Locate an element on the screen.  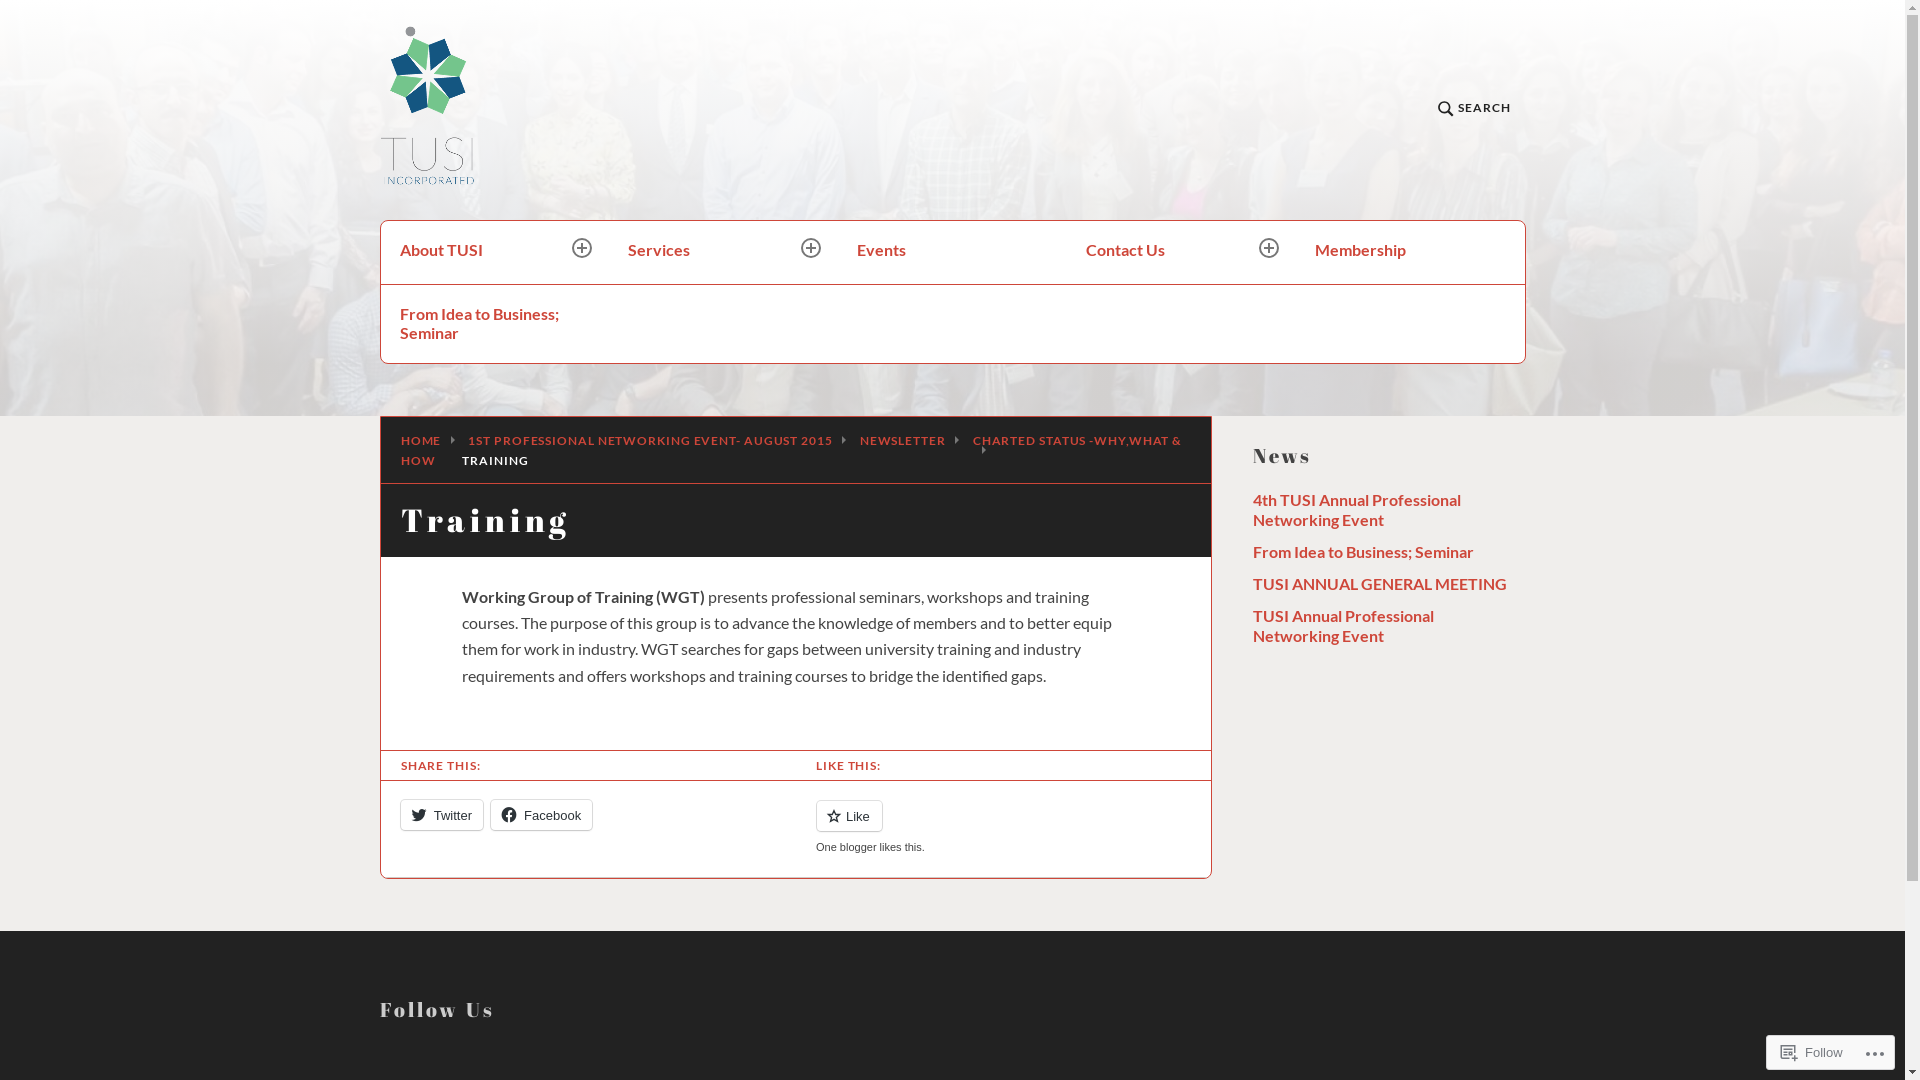
'From Idea to Business; Seminar' is located at coordinates (495, 322).